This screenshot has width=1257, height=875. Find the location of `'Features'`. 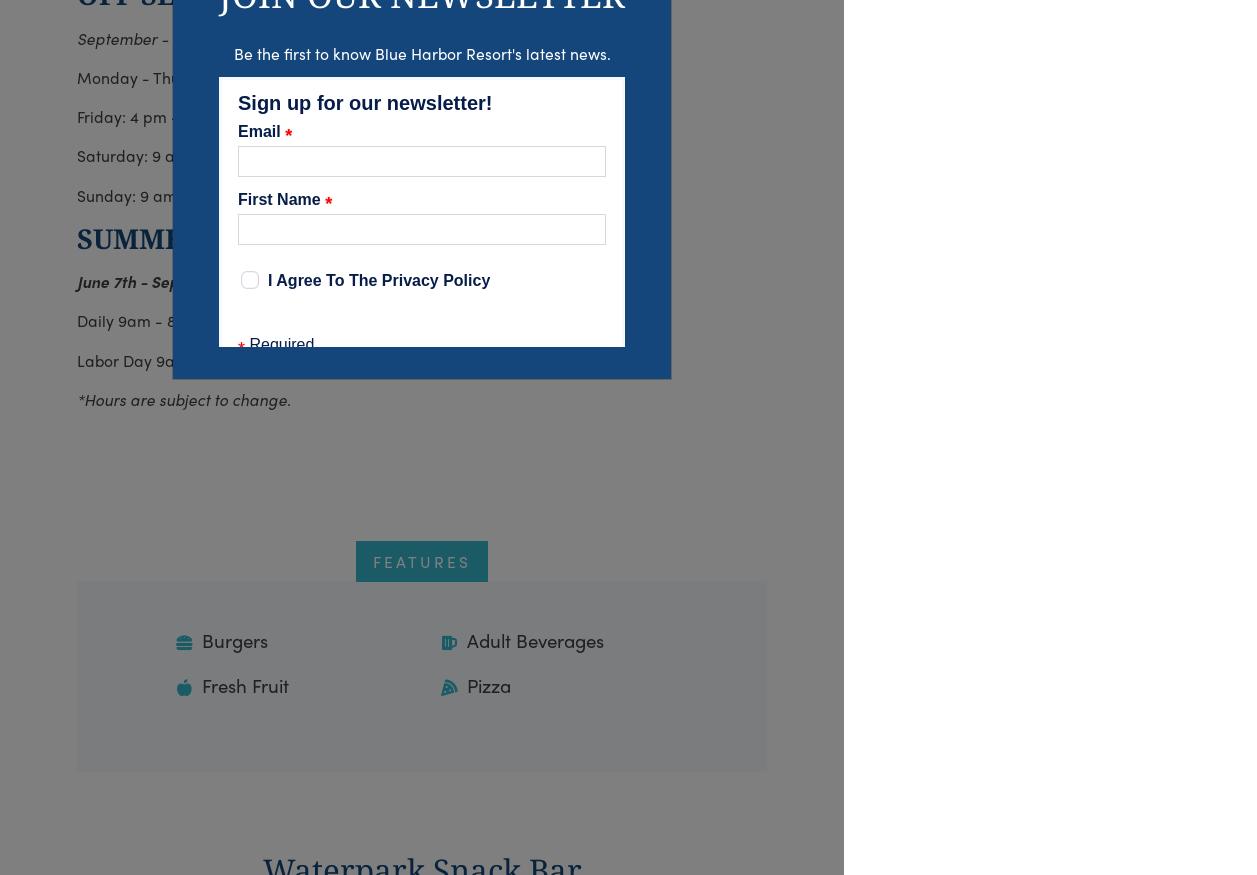

'Features' is located at coordinates (421, 559).